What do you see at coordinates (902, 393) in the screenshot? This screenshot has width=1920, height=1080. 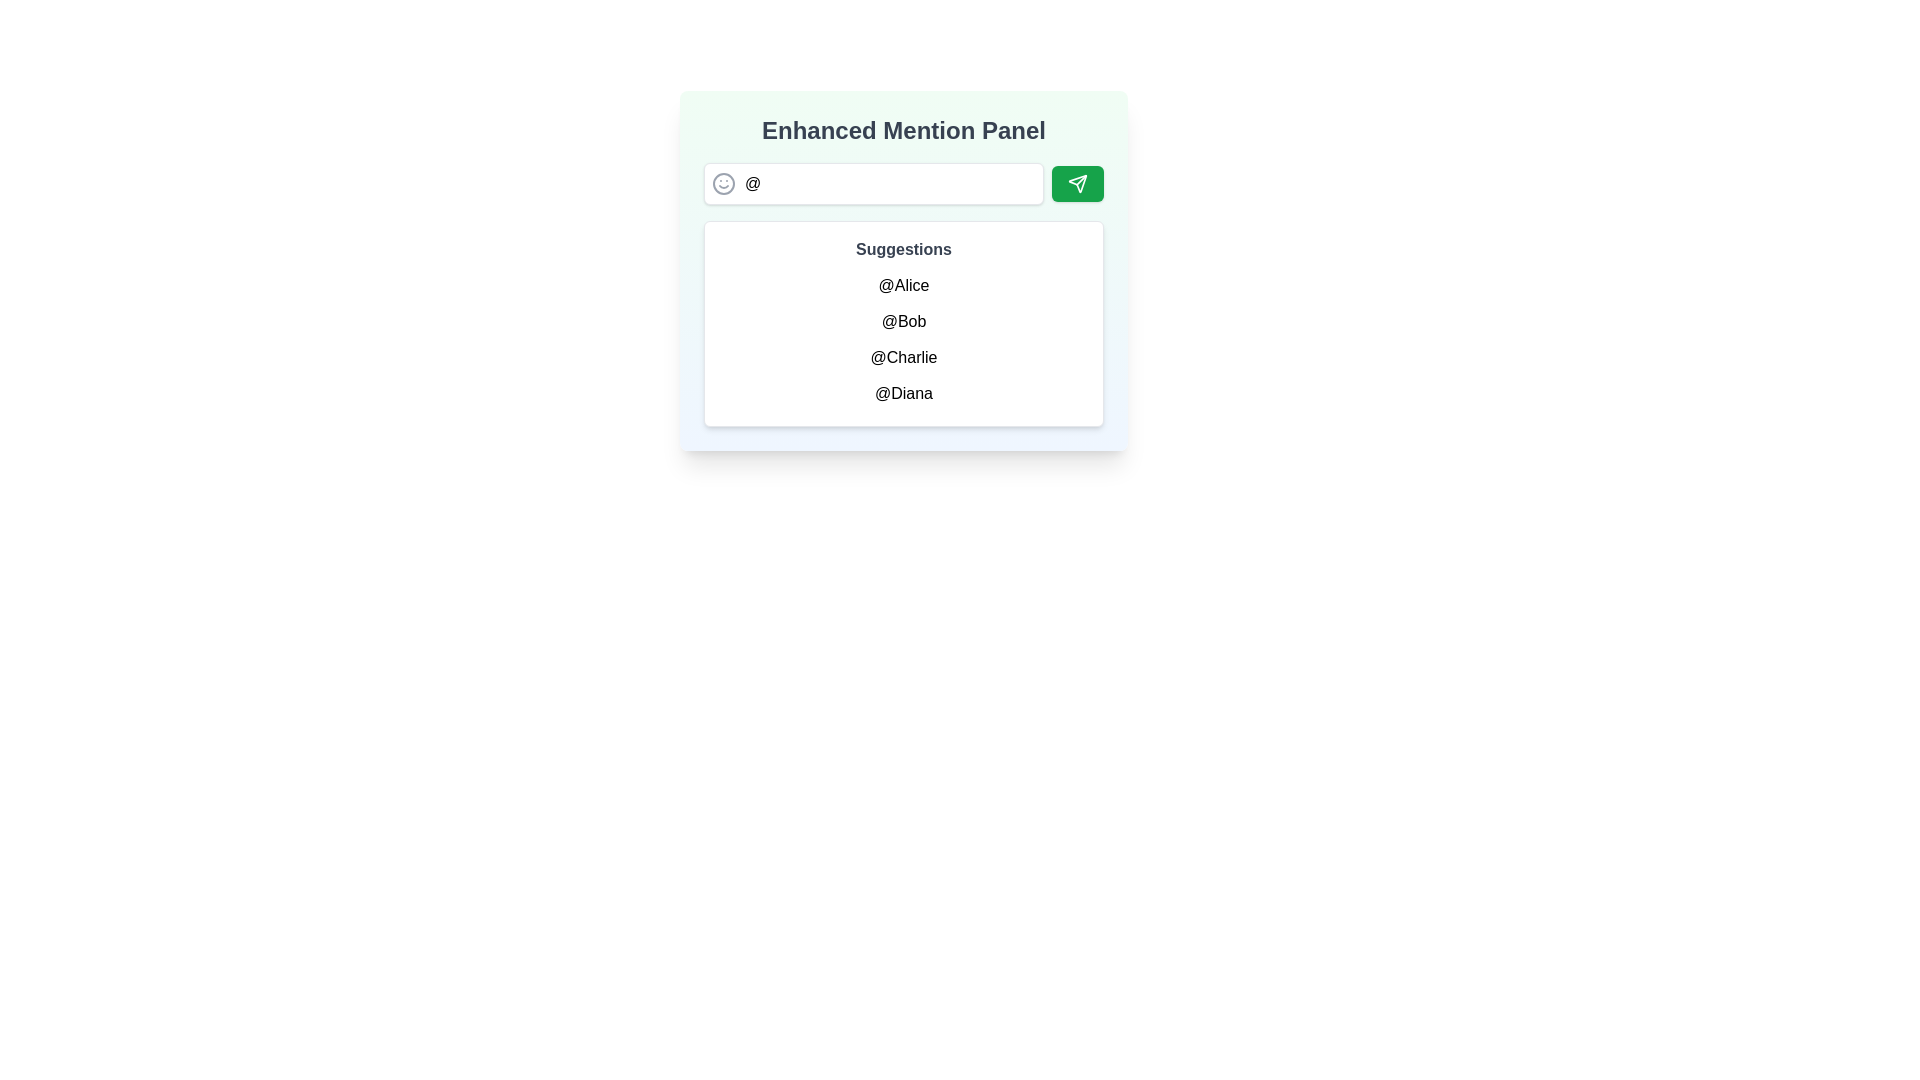 I see `the selectable text item representing the mention '@Diana', which is the last item in the vertical list labeled 'Suggestions'` at bounding box center [902, 393].